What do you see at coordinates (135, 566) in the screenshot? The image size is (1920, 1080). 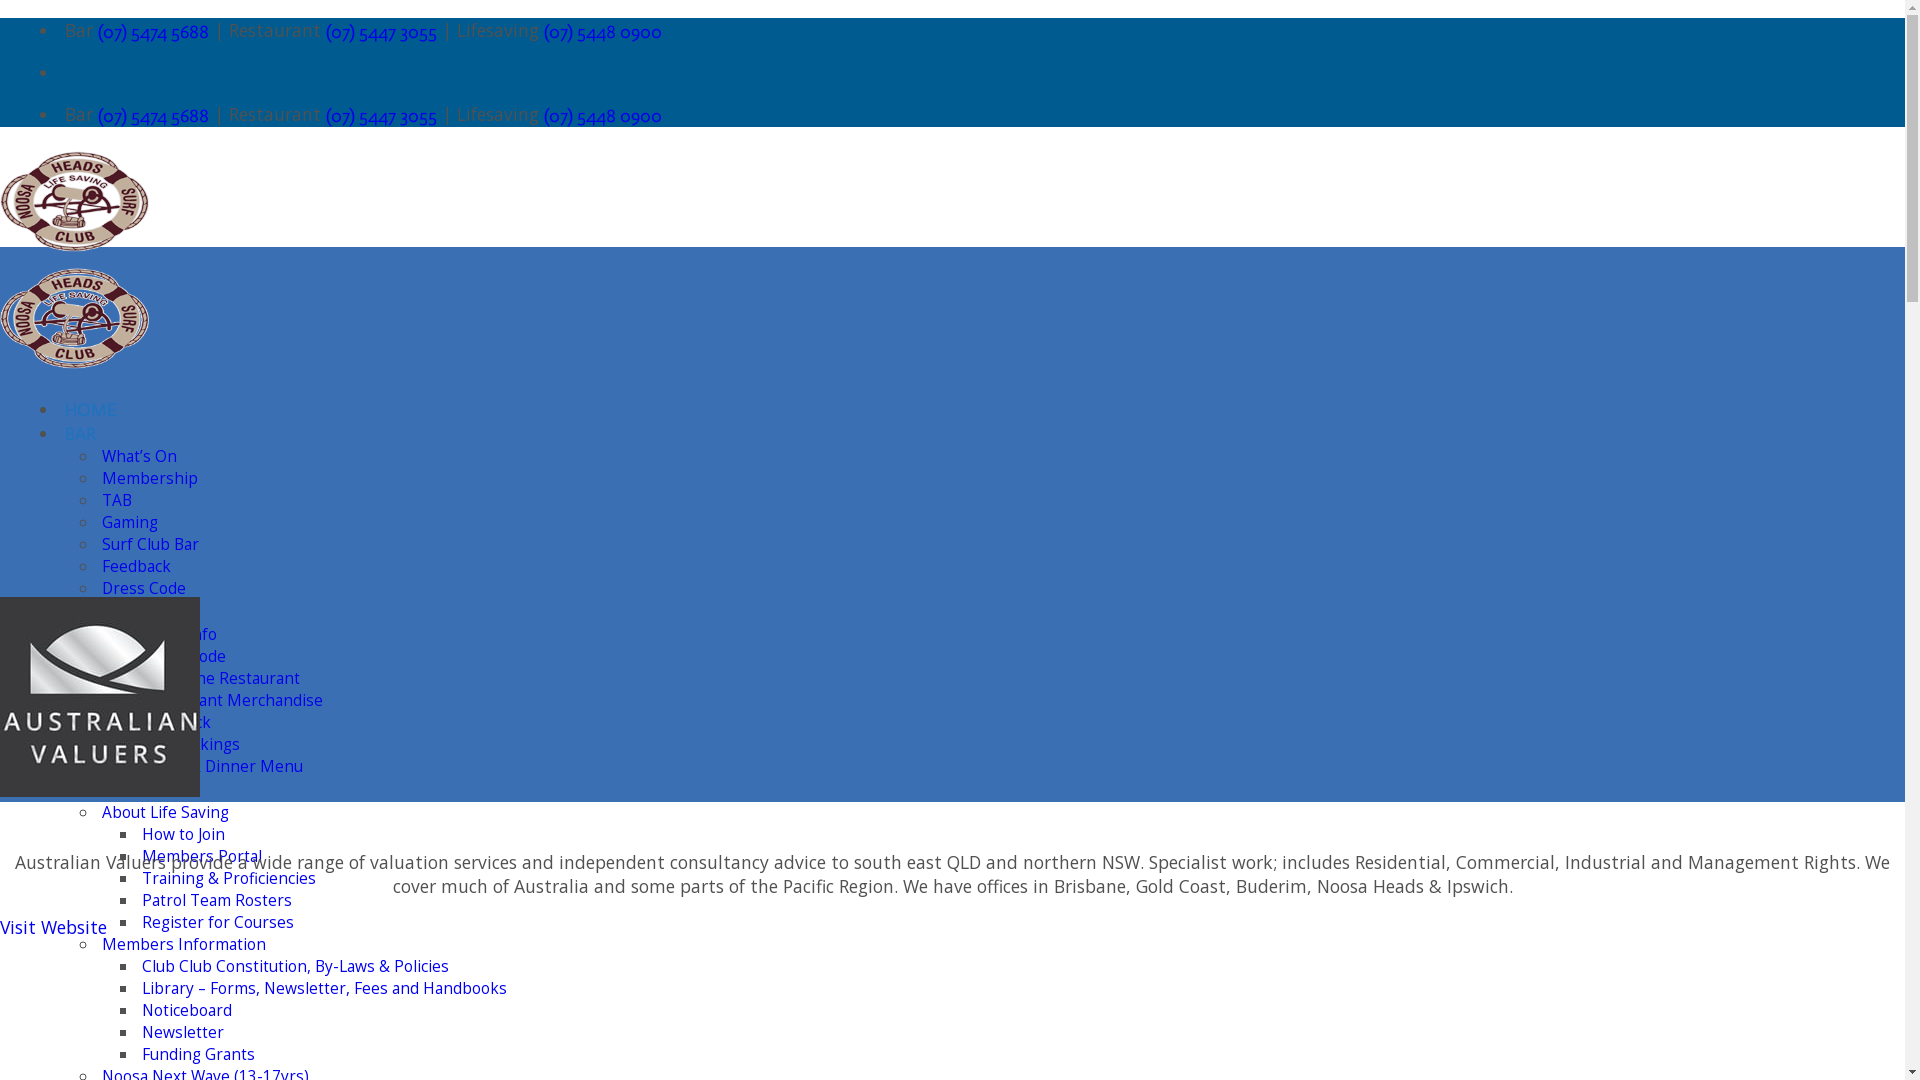 I see `'Feedback'` at bounding box center [135, 566].